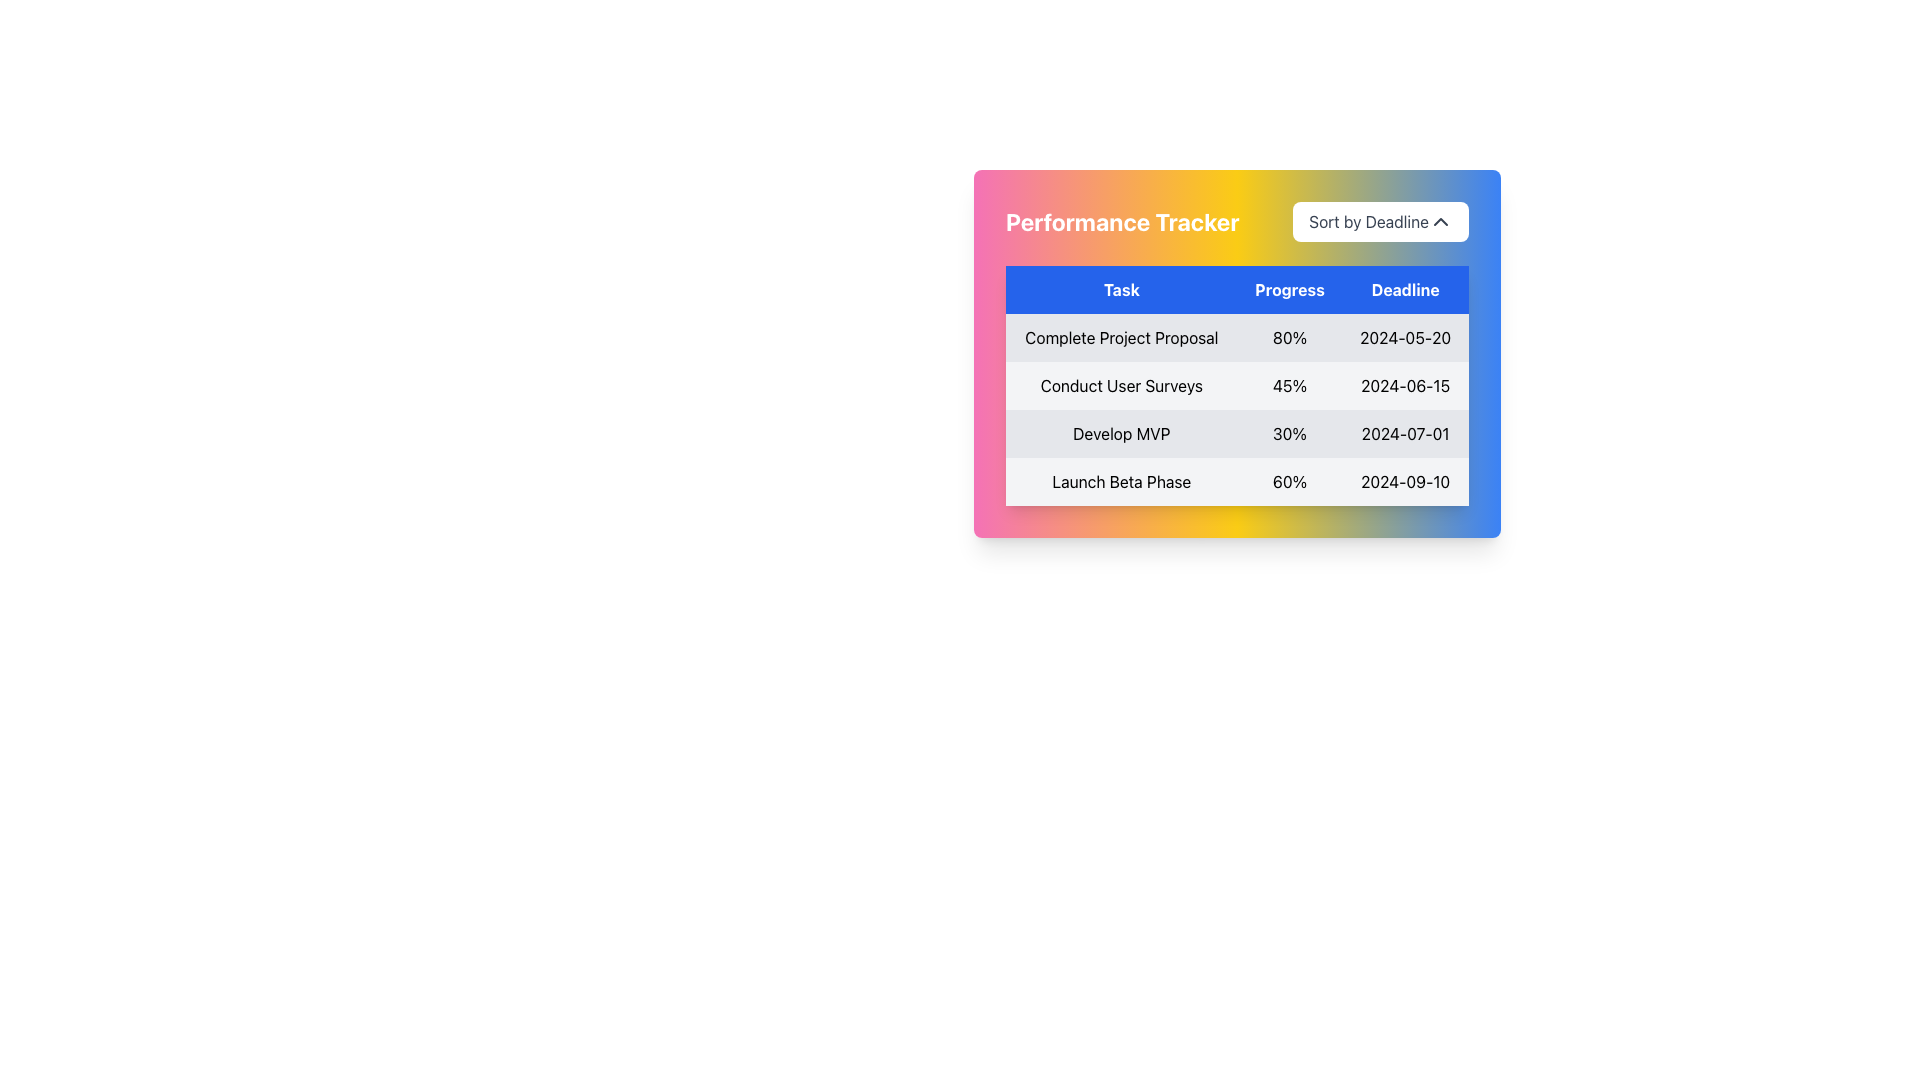 The width and height of the screenshot is (1920, 1080). Describe the element at coordinates (1290, 433) in the screenshot. I see `the progress indicator text label that displays a percentage, located centrally in the 'Progress' column between 'Develop MVP' and '2024-07-01'` at that location.